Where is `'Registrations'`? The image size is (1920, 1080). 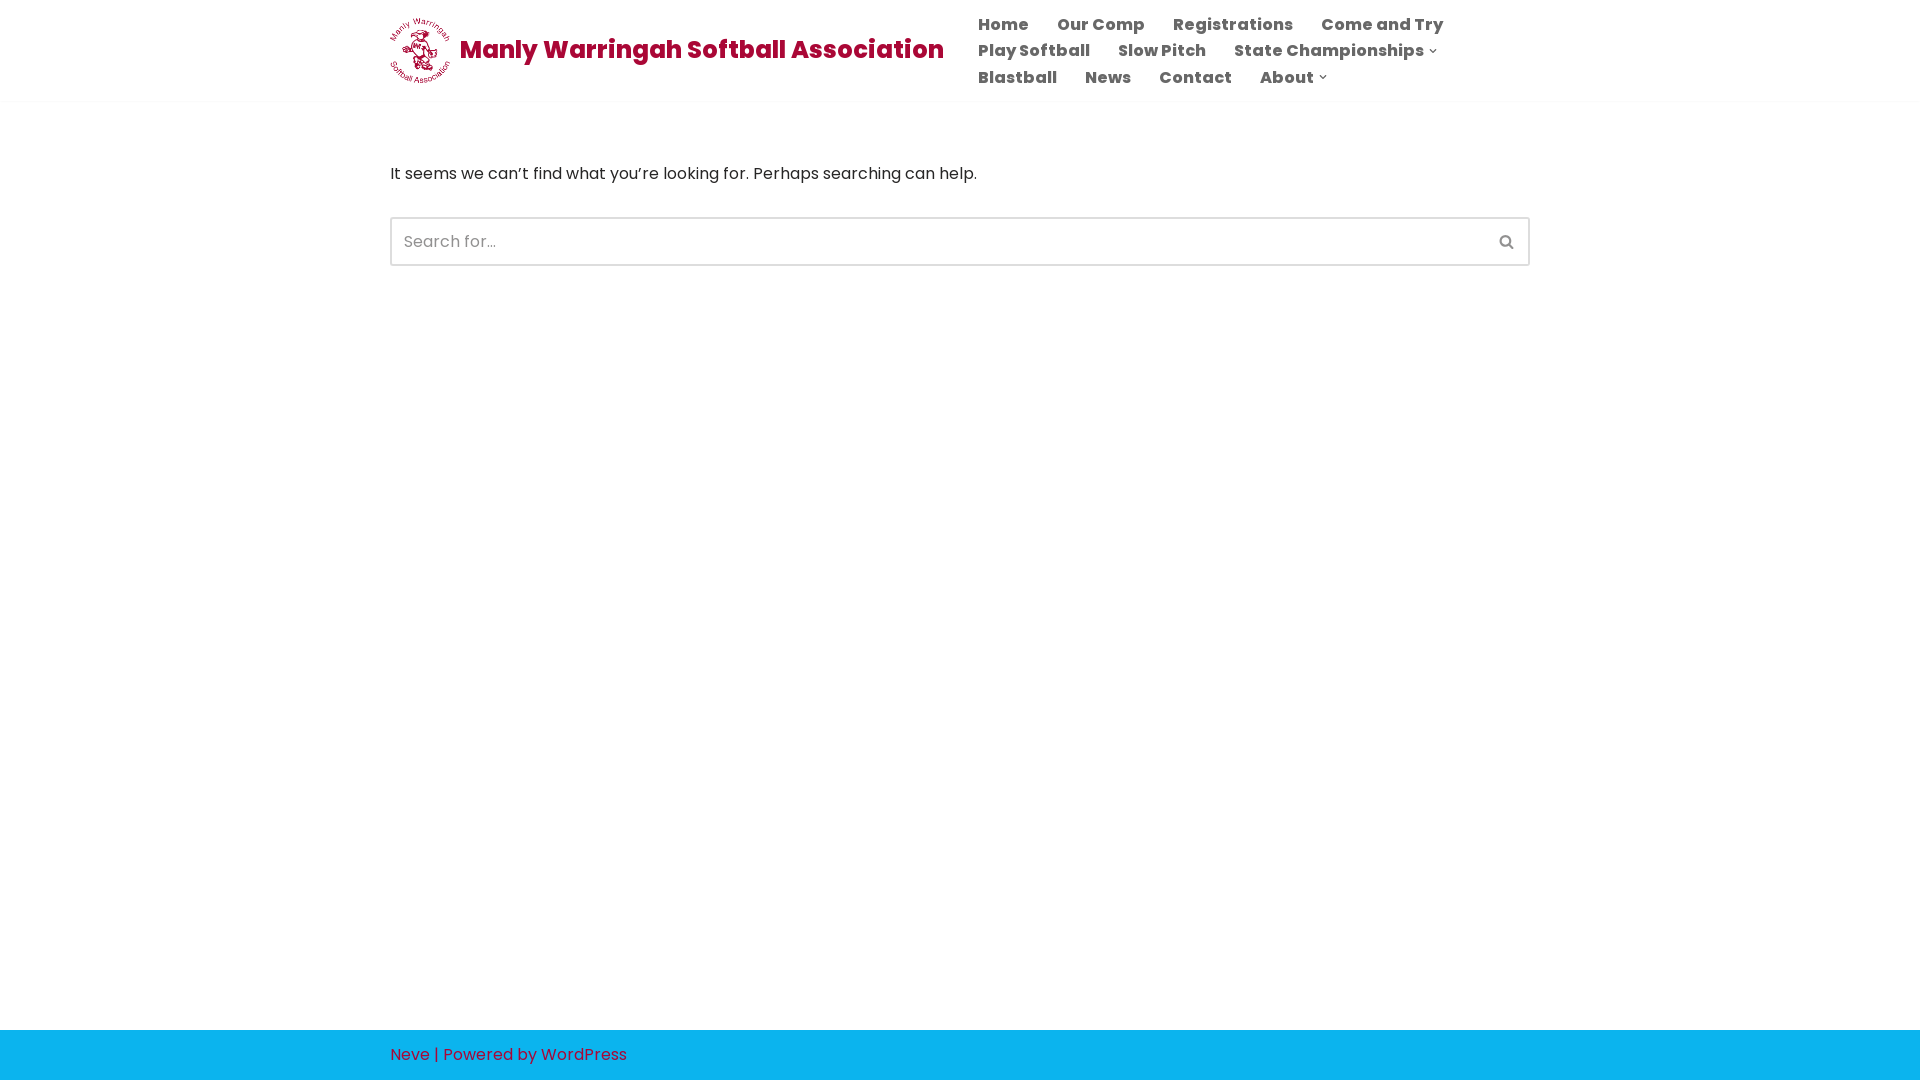 'Registrations' is located at coordinates (1172, 24).